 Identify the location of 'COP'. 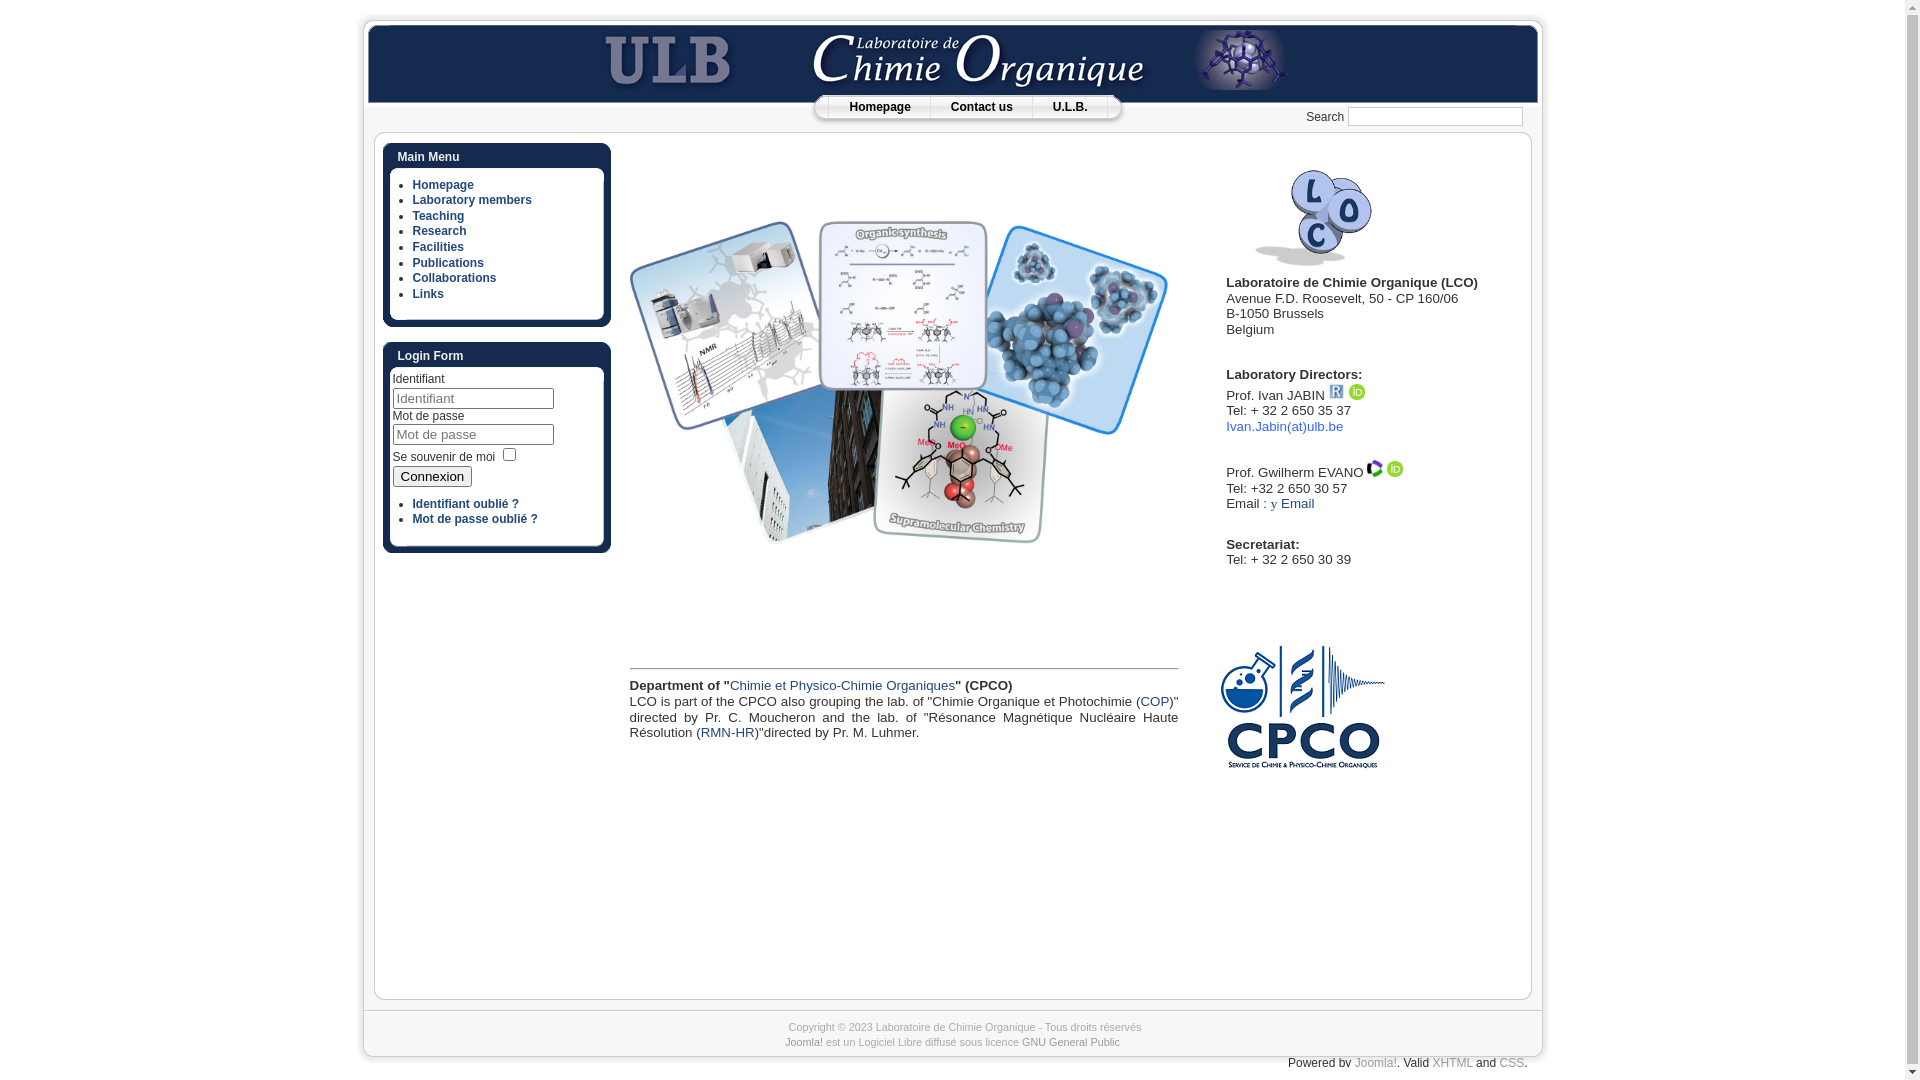
(1140, 700).